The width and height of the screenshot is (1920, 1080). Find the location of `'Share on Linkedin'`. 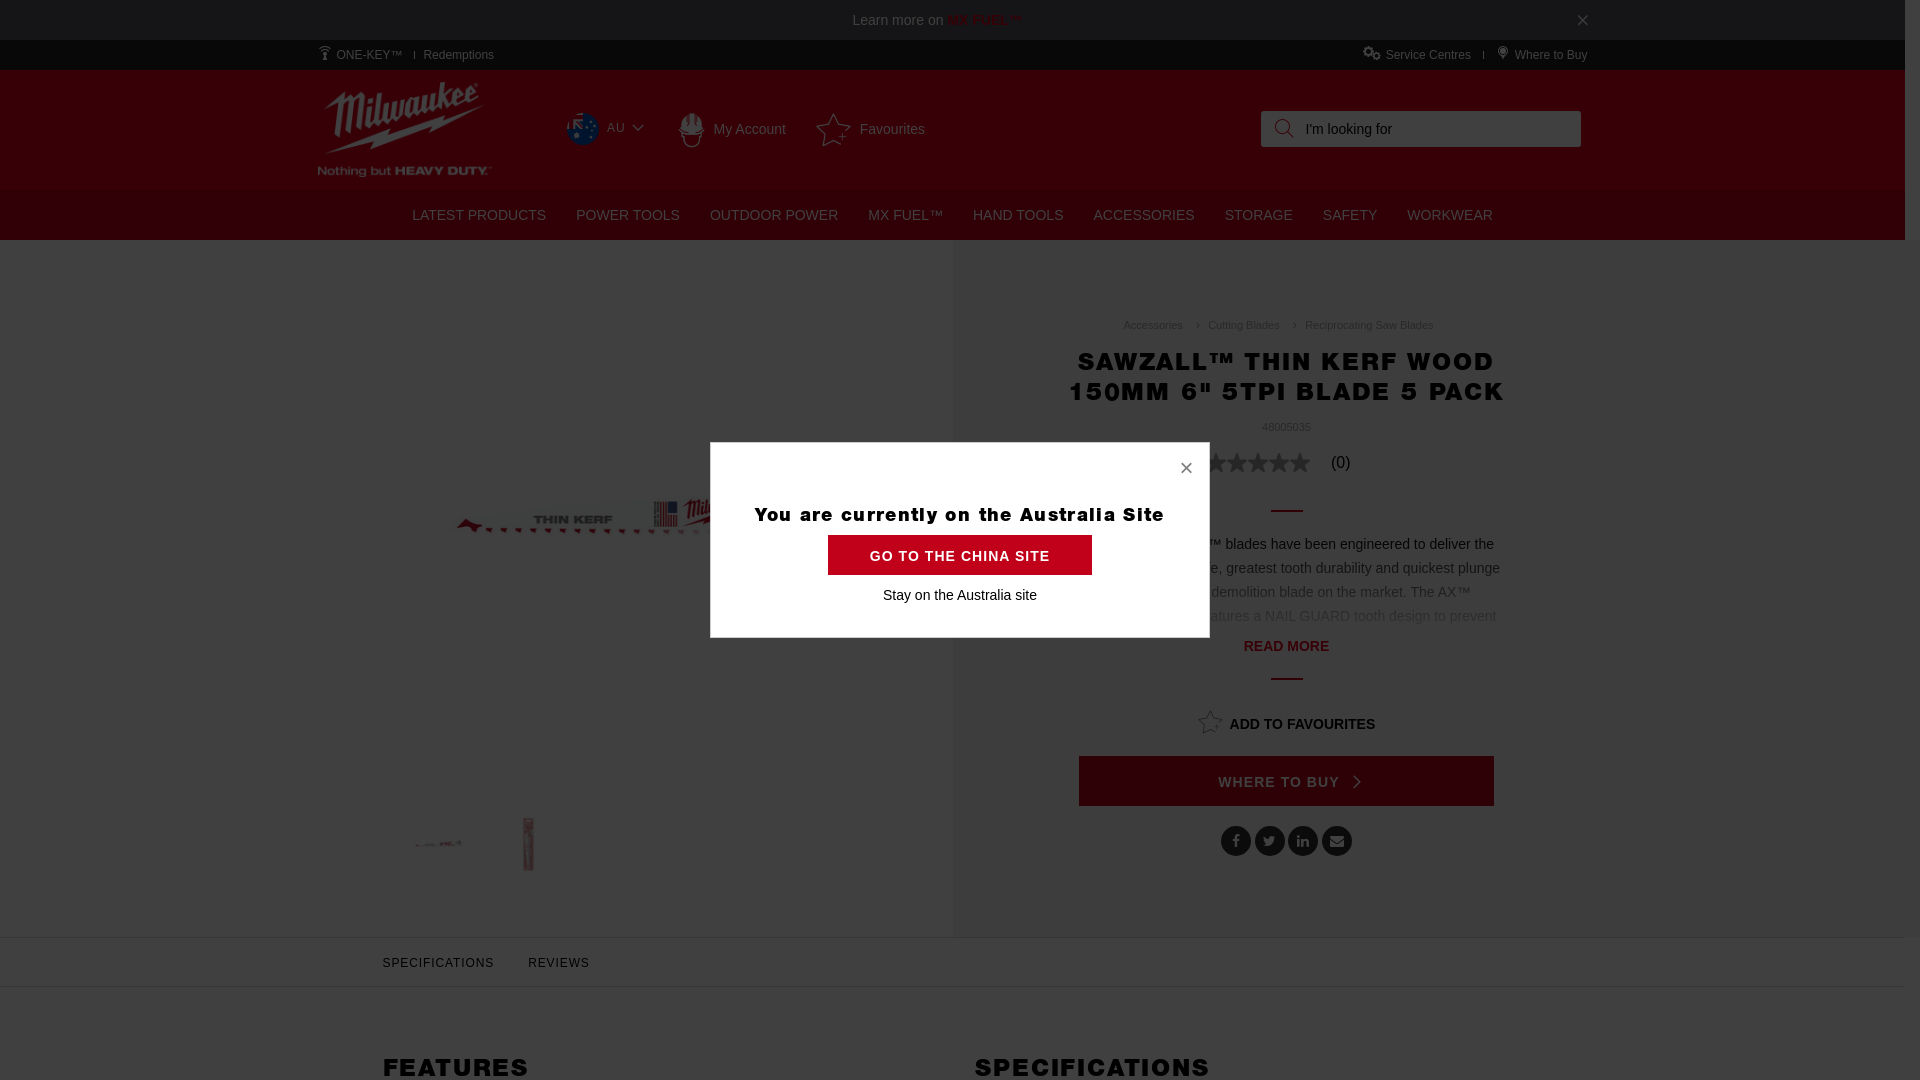

'Share on Linkedin' is located at coordinates (1302, 840).